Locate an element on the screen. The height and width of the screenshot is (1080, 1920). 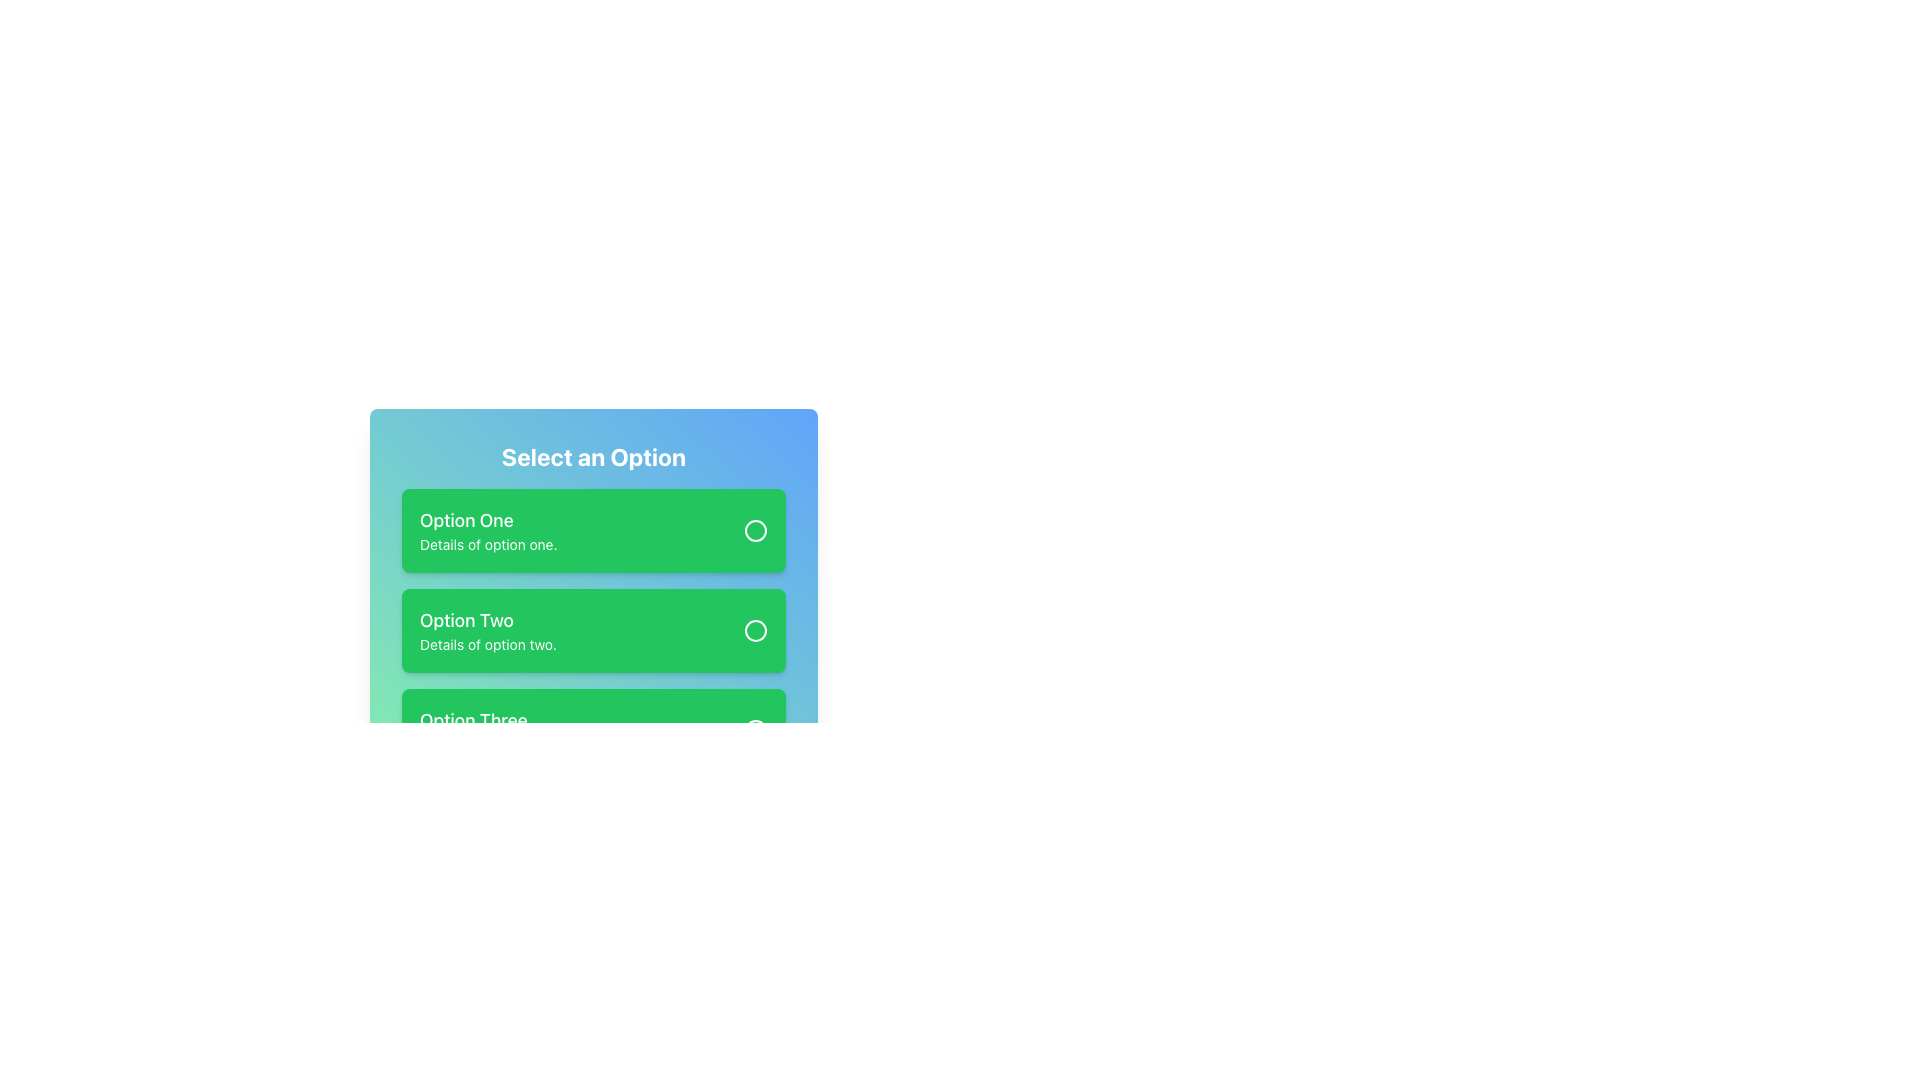
the text label element providing additional information about the 'Option Two' selection, which is positioned beneath the 'Option Two' heading in the second green option card is located at coordinates (488, 644).